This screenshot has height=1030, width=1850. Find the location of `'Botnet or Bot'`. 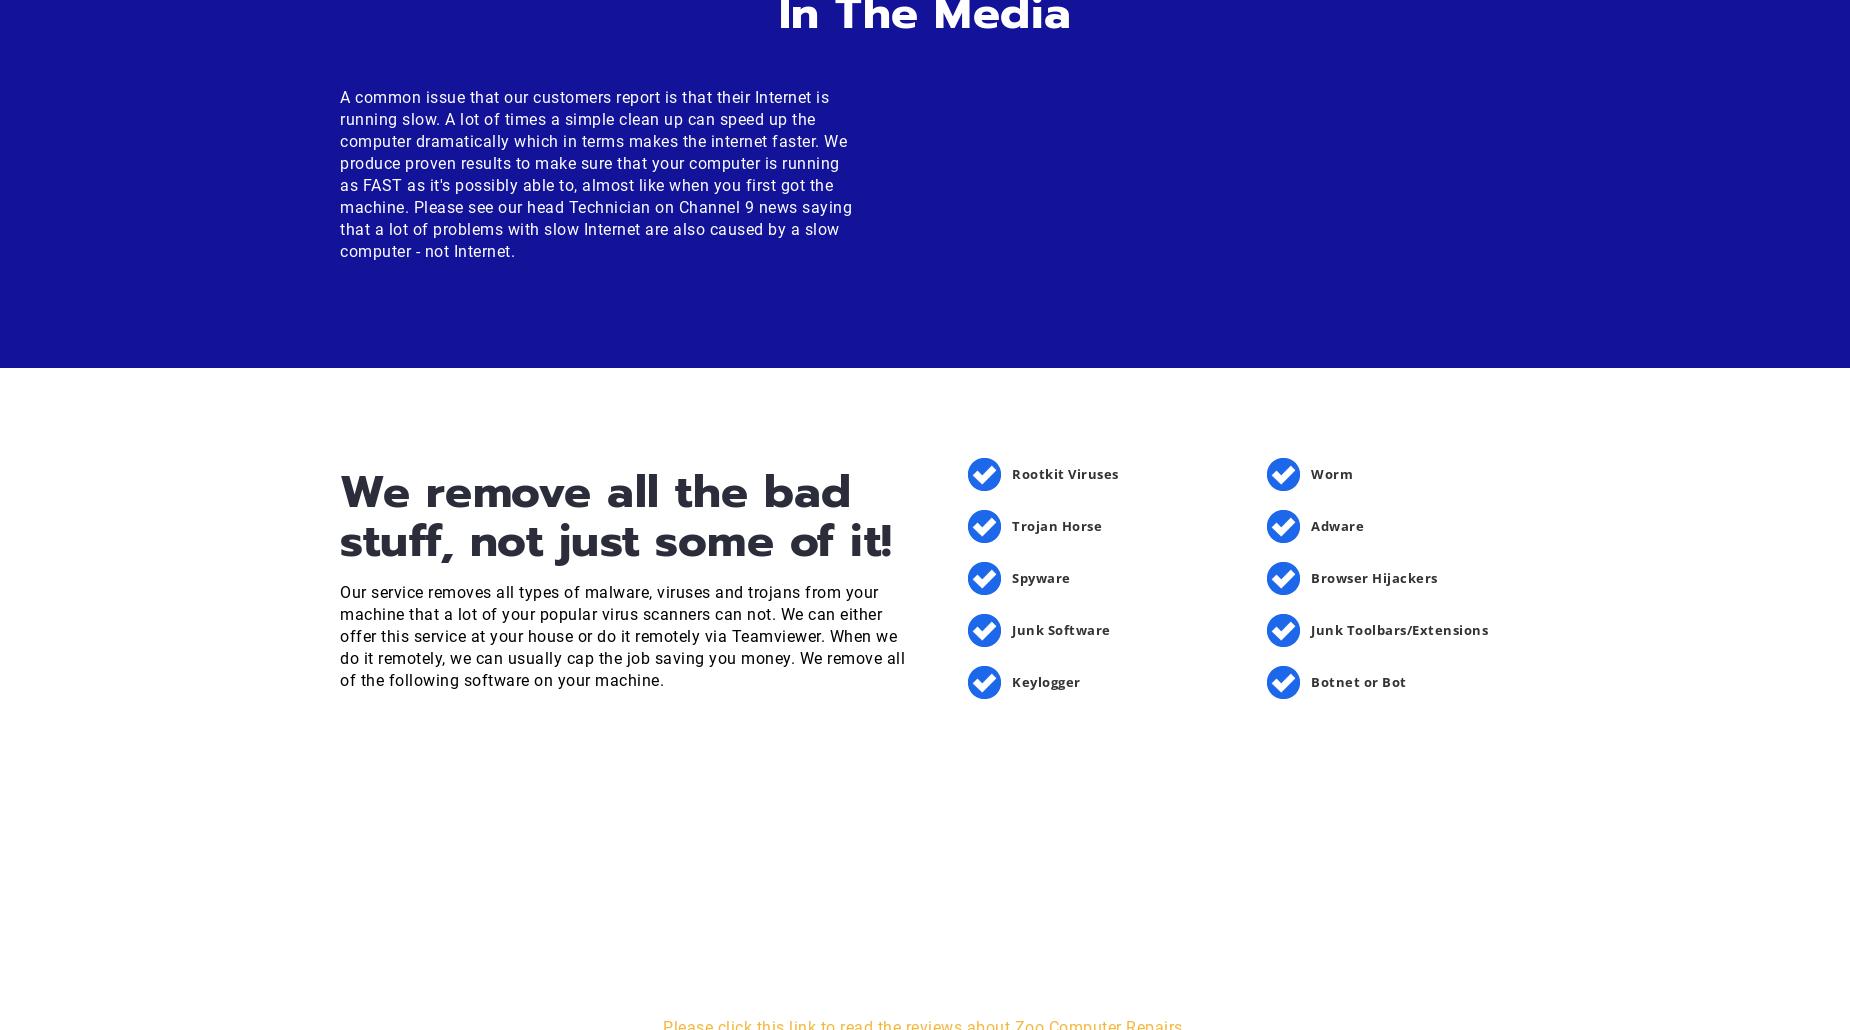

'Botnet or Bot' is located at coordinates (1357, 680).